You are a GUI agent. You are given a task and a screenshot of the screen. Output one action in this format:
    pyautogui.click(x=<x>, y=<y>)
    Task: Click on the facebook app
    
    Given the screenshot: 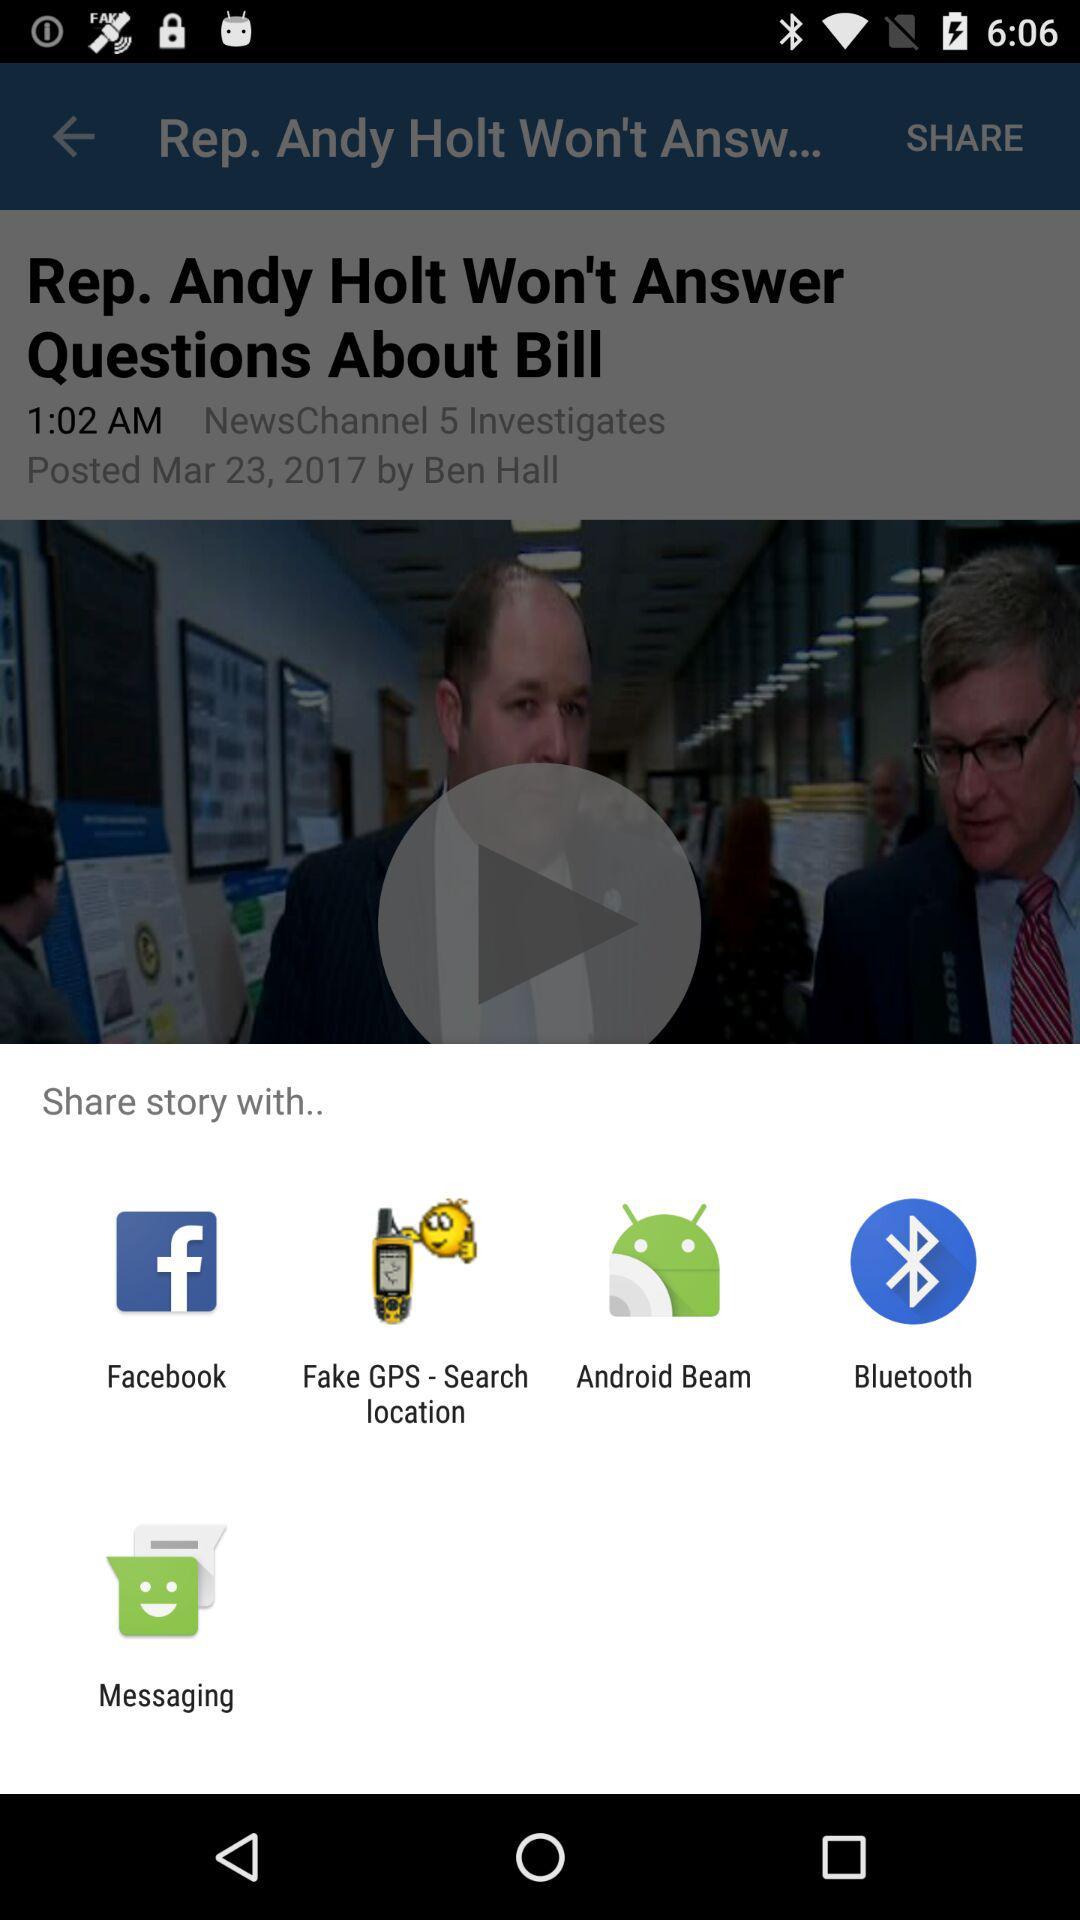 What is the action you would take?
    pyautogui.click(x=165, y=1392)
    